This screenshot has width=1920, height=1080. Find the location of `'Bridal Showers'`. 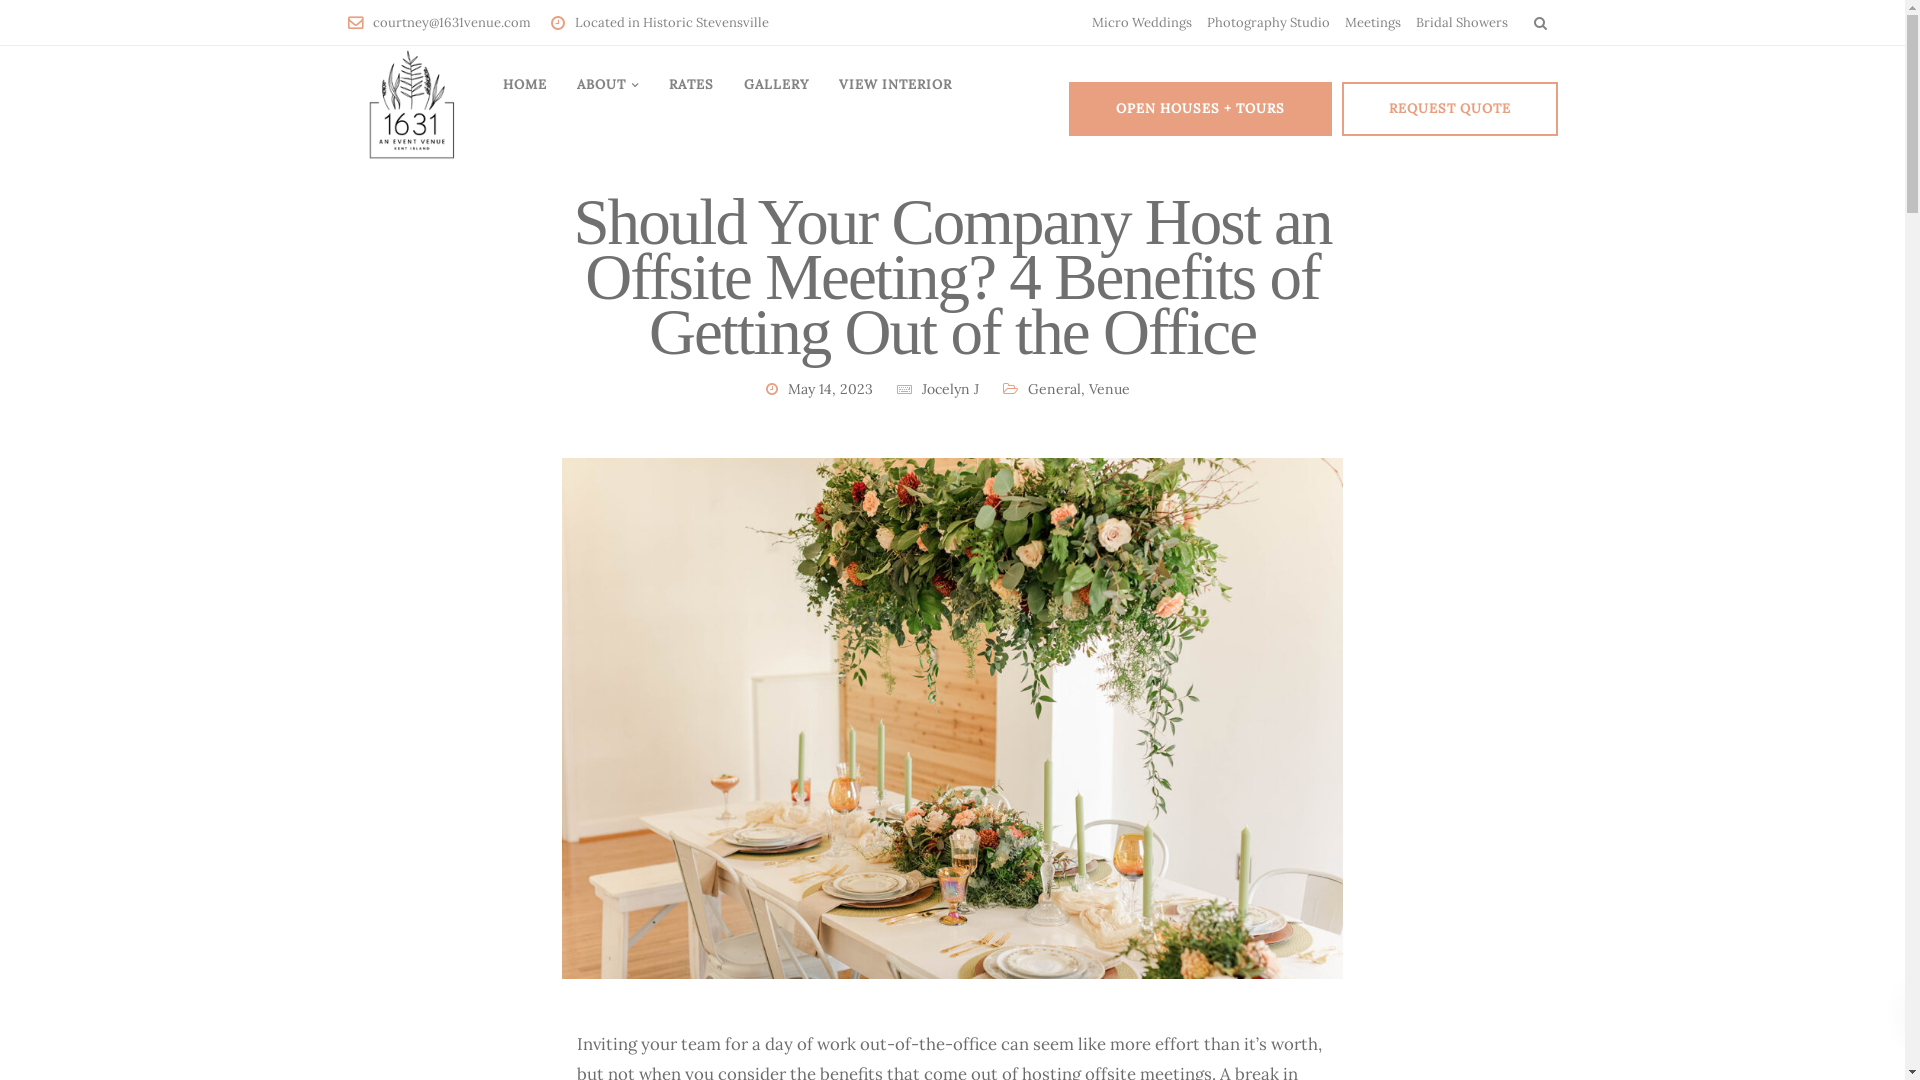

'Bridal Showers' is located at coordinates (1462, 22).